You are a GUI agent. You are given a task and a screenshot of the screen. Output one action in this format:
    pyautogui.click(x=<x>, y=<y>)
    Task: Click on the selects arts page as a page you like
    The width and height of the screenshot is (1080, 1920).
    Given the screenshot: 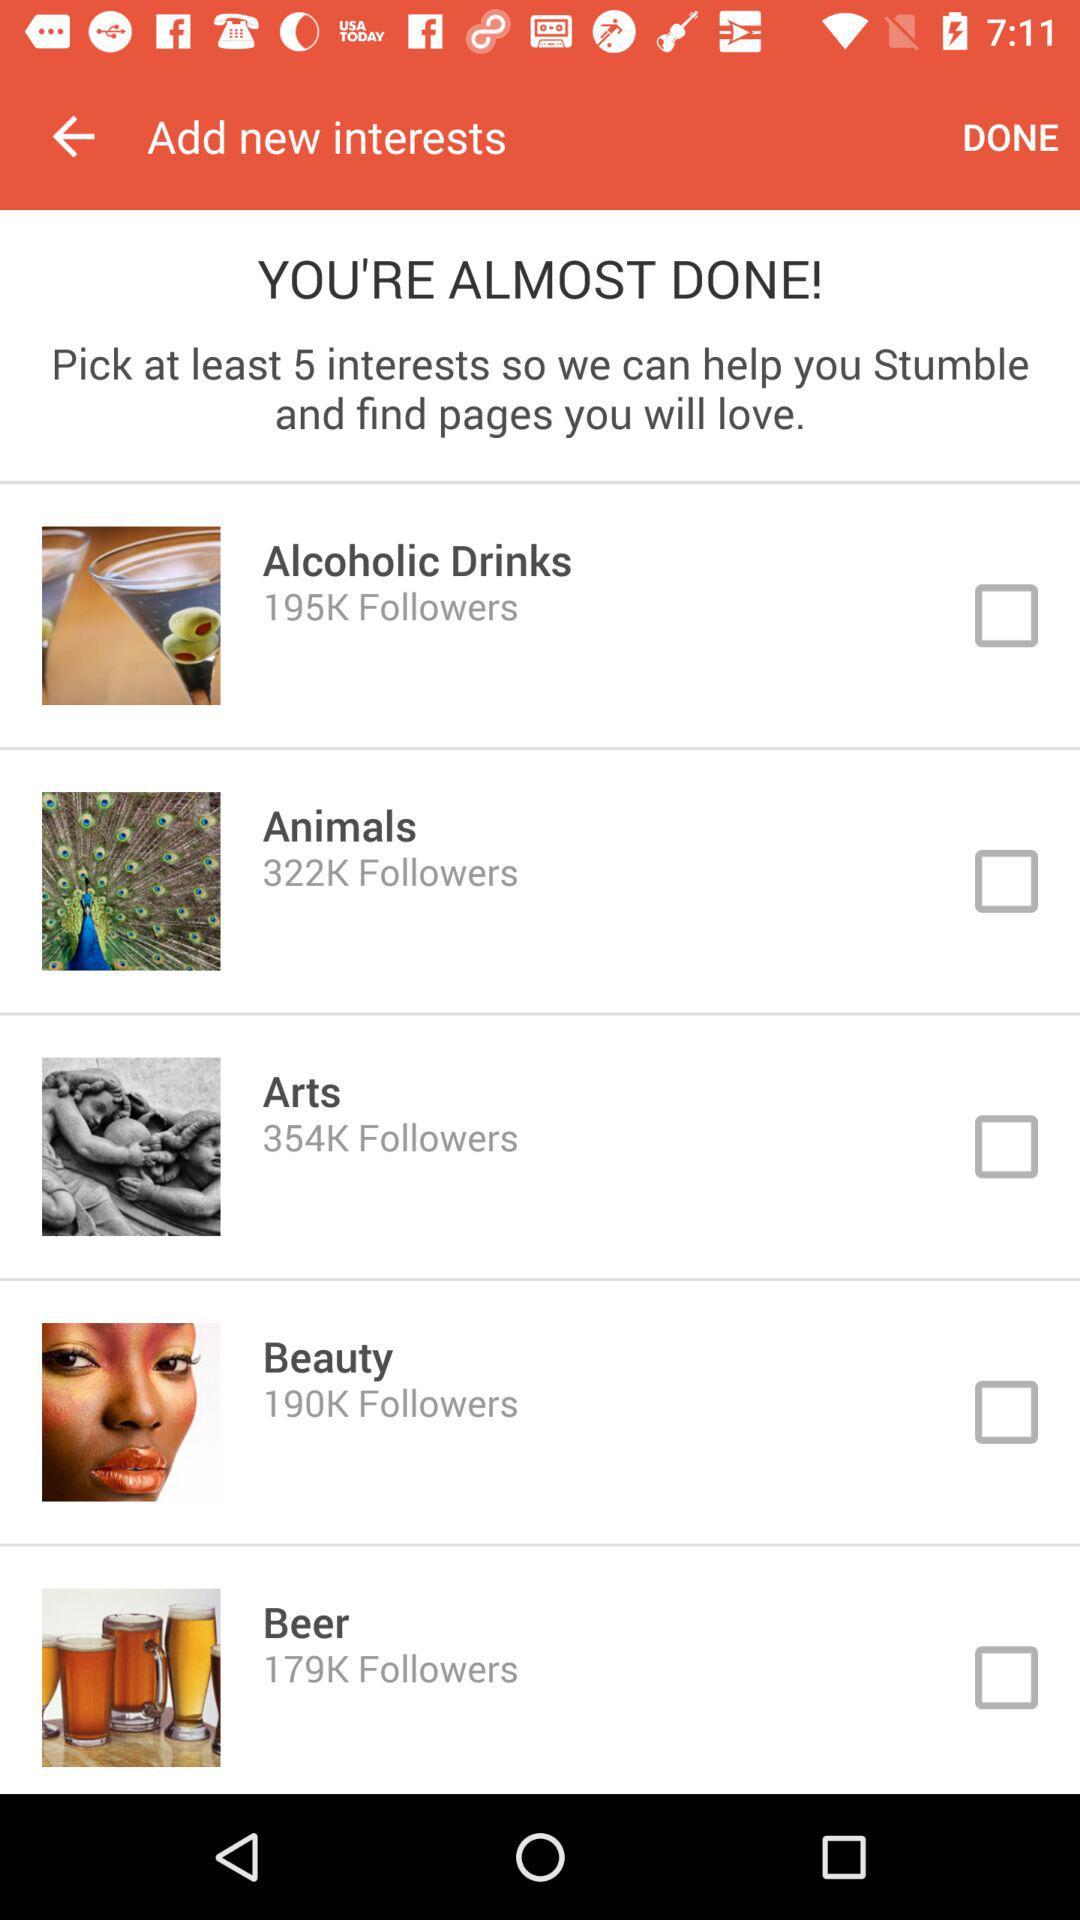 What is the action you would take?
    pyautogui.click(x=540, y=1146)
    